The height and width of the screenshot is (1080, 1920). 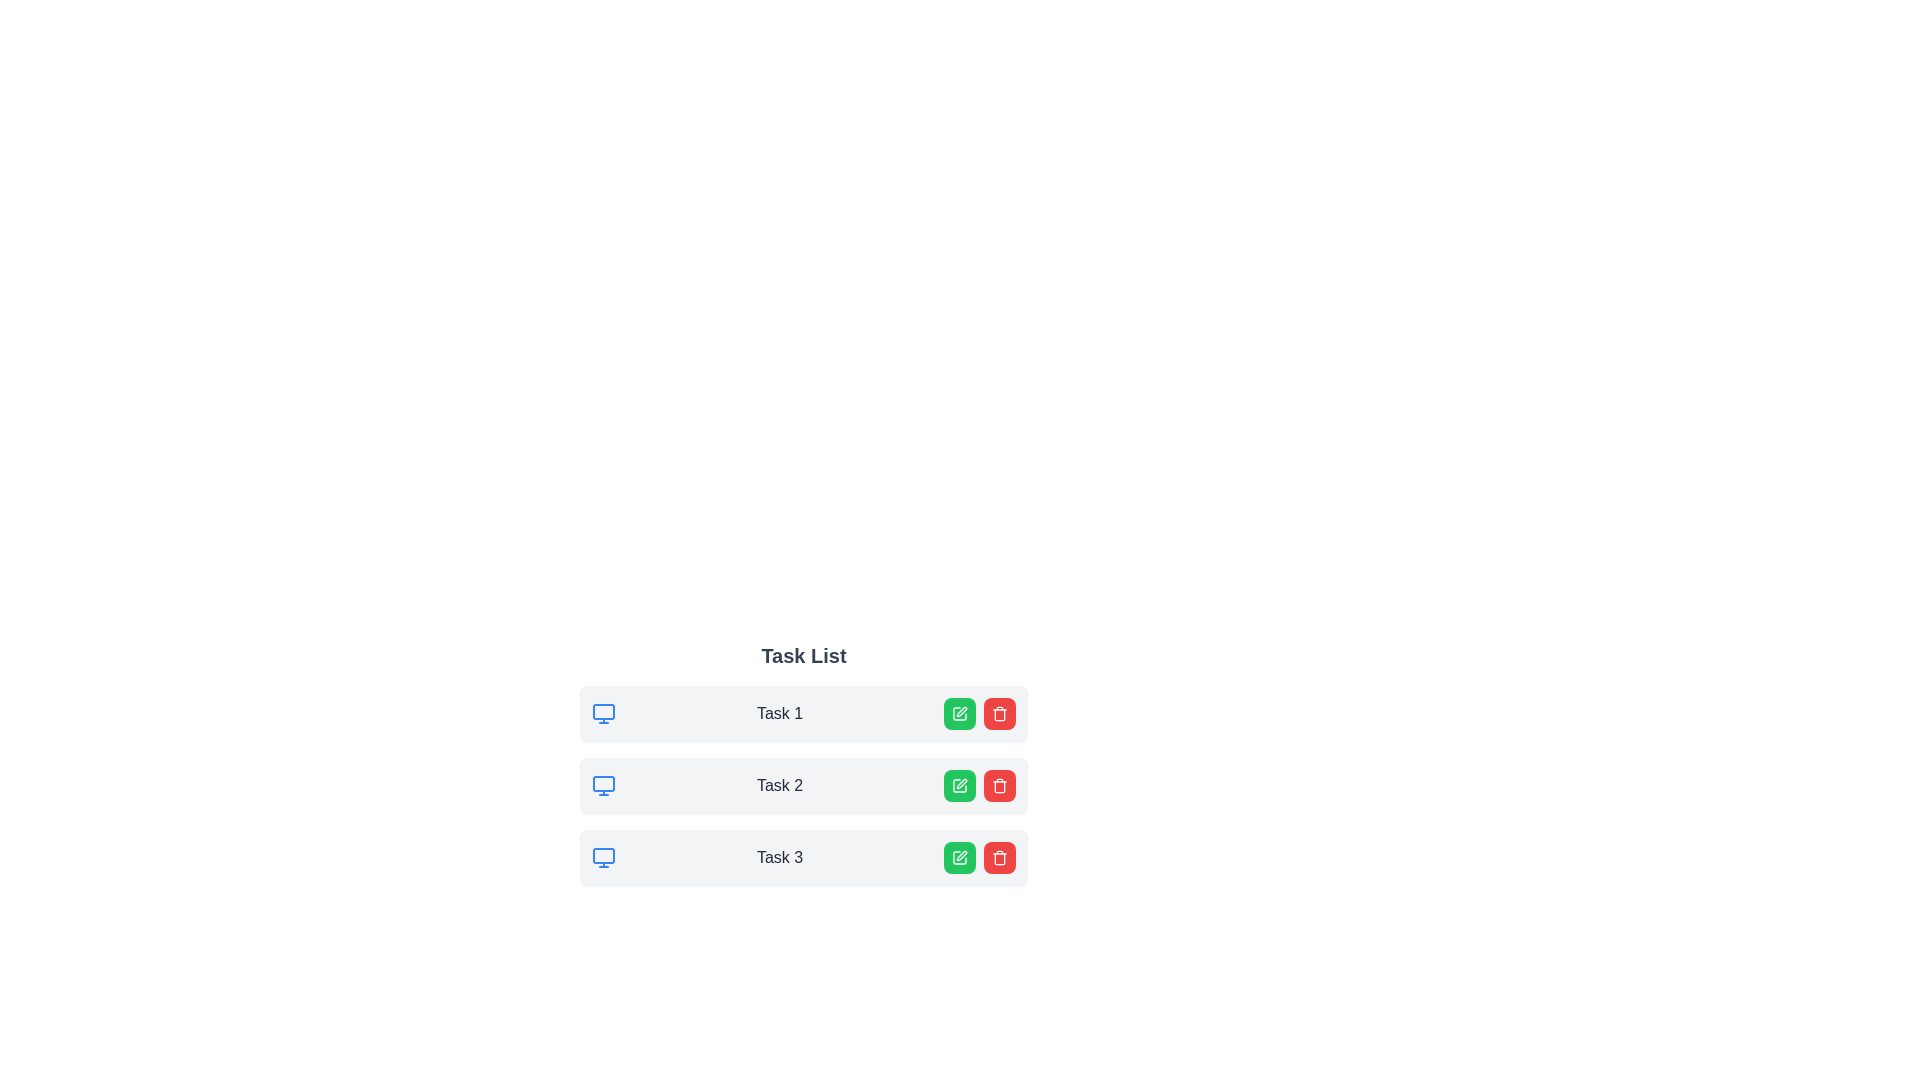 What do you see at coordinates (960, 856) in the screenshot?
I see `the edit button for 'Task 3'` at bounding box center [960, 856].